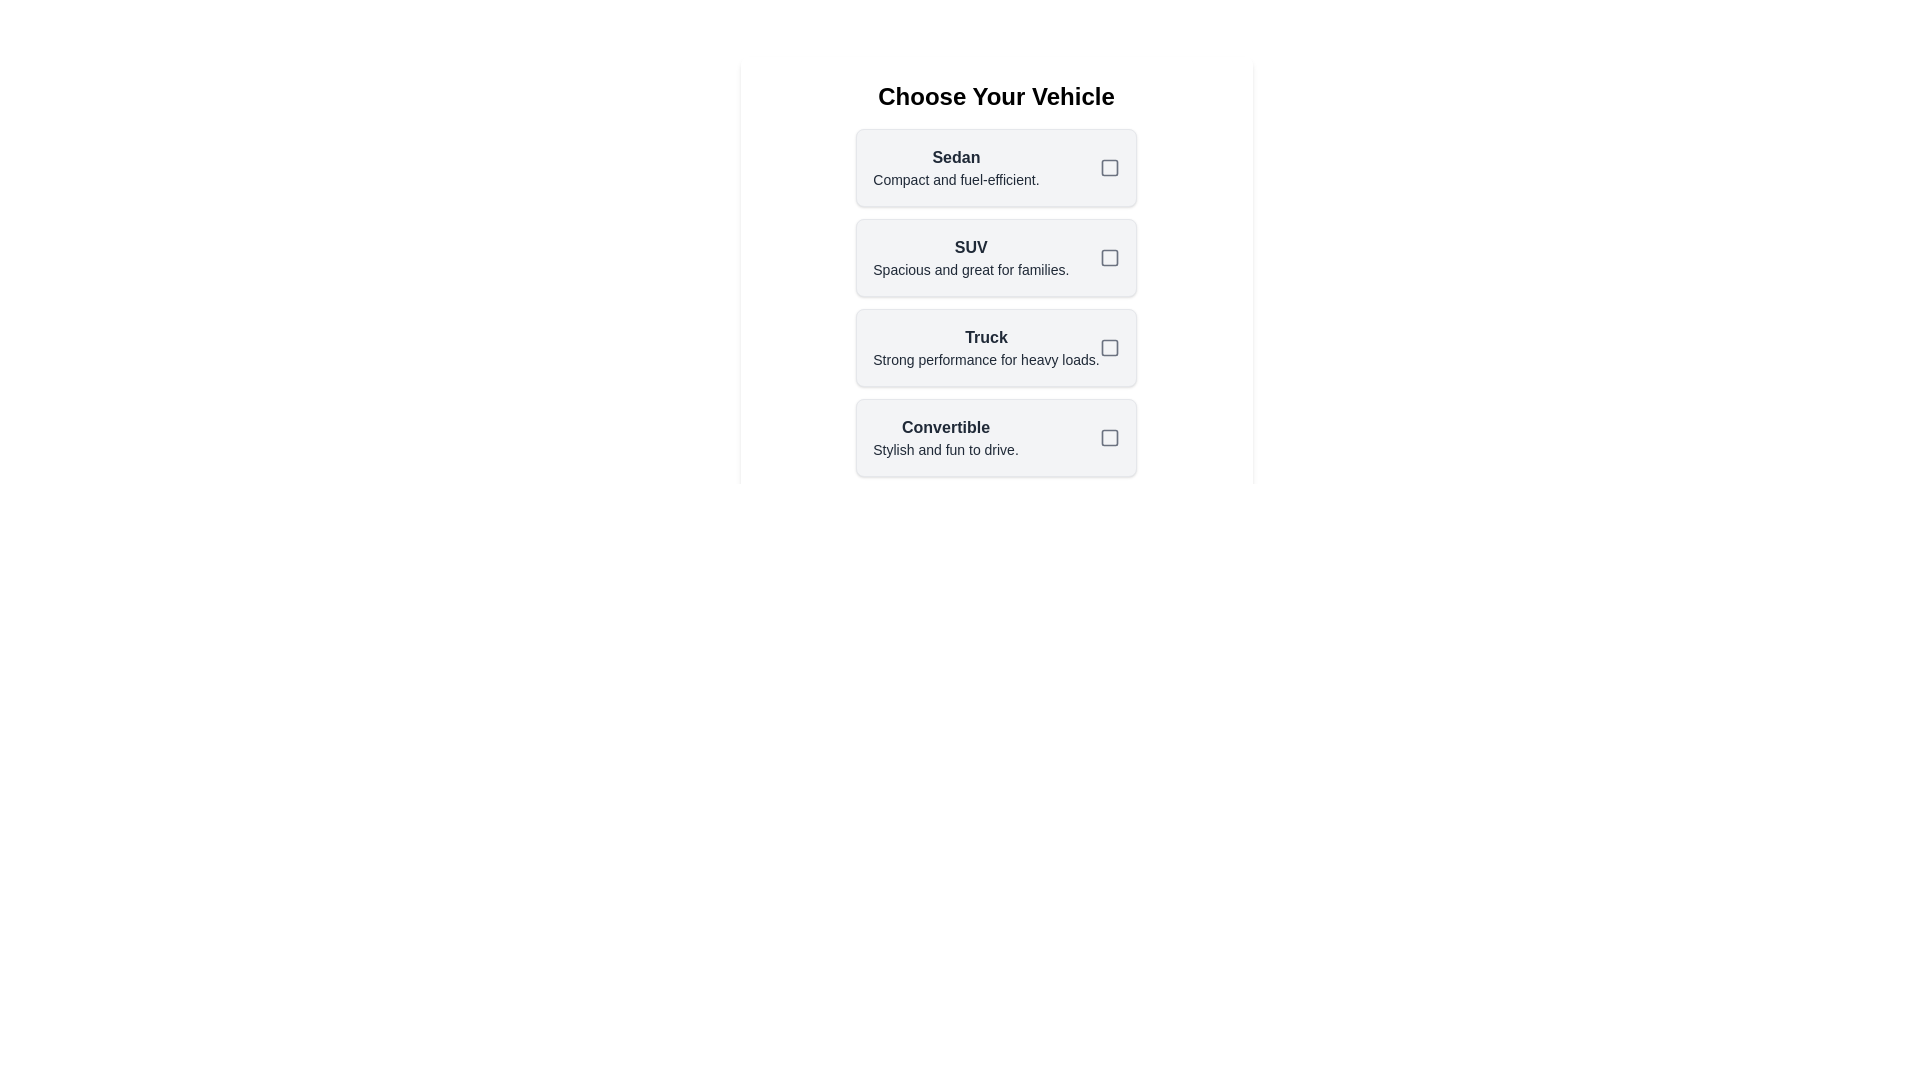 The height and width of the screenshot is (1080, 1920). Describe the element at coordinates (996, 437) in the screenshot. I see `the vehicle entry corresponding to Convertible` at that location.